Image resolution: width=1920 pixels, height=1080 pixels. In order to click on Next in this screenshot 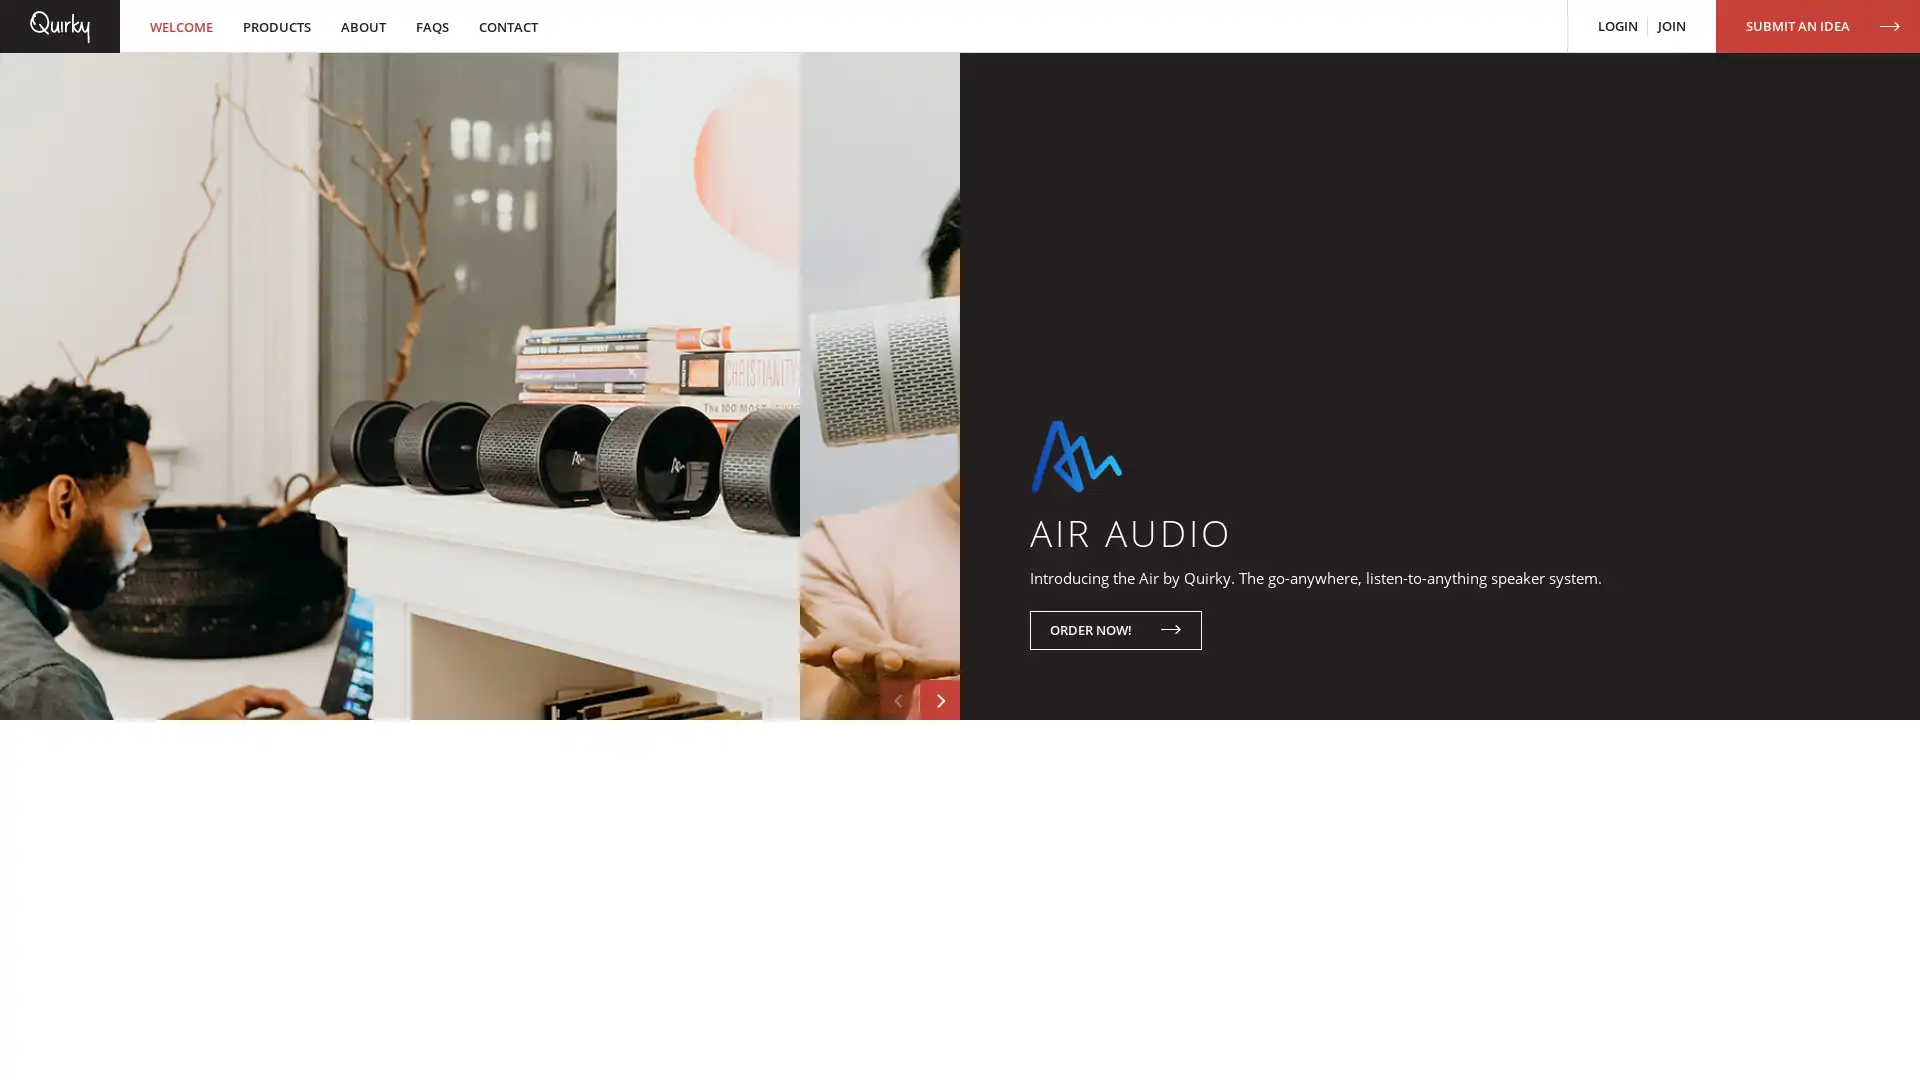, I will do `click(939, 833)`.